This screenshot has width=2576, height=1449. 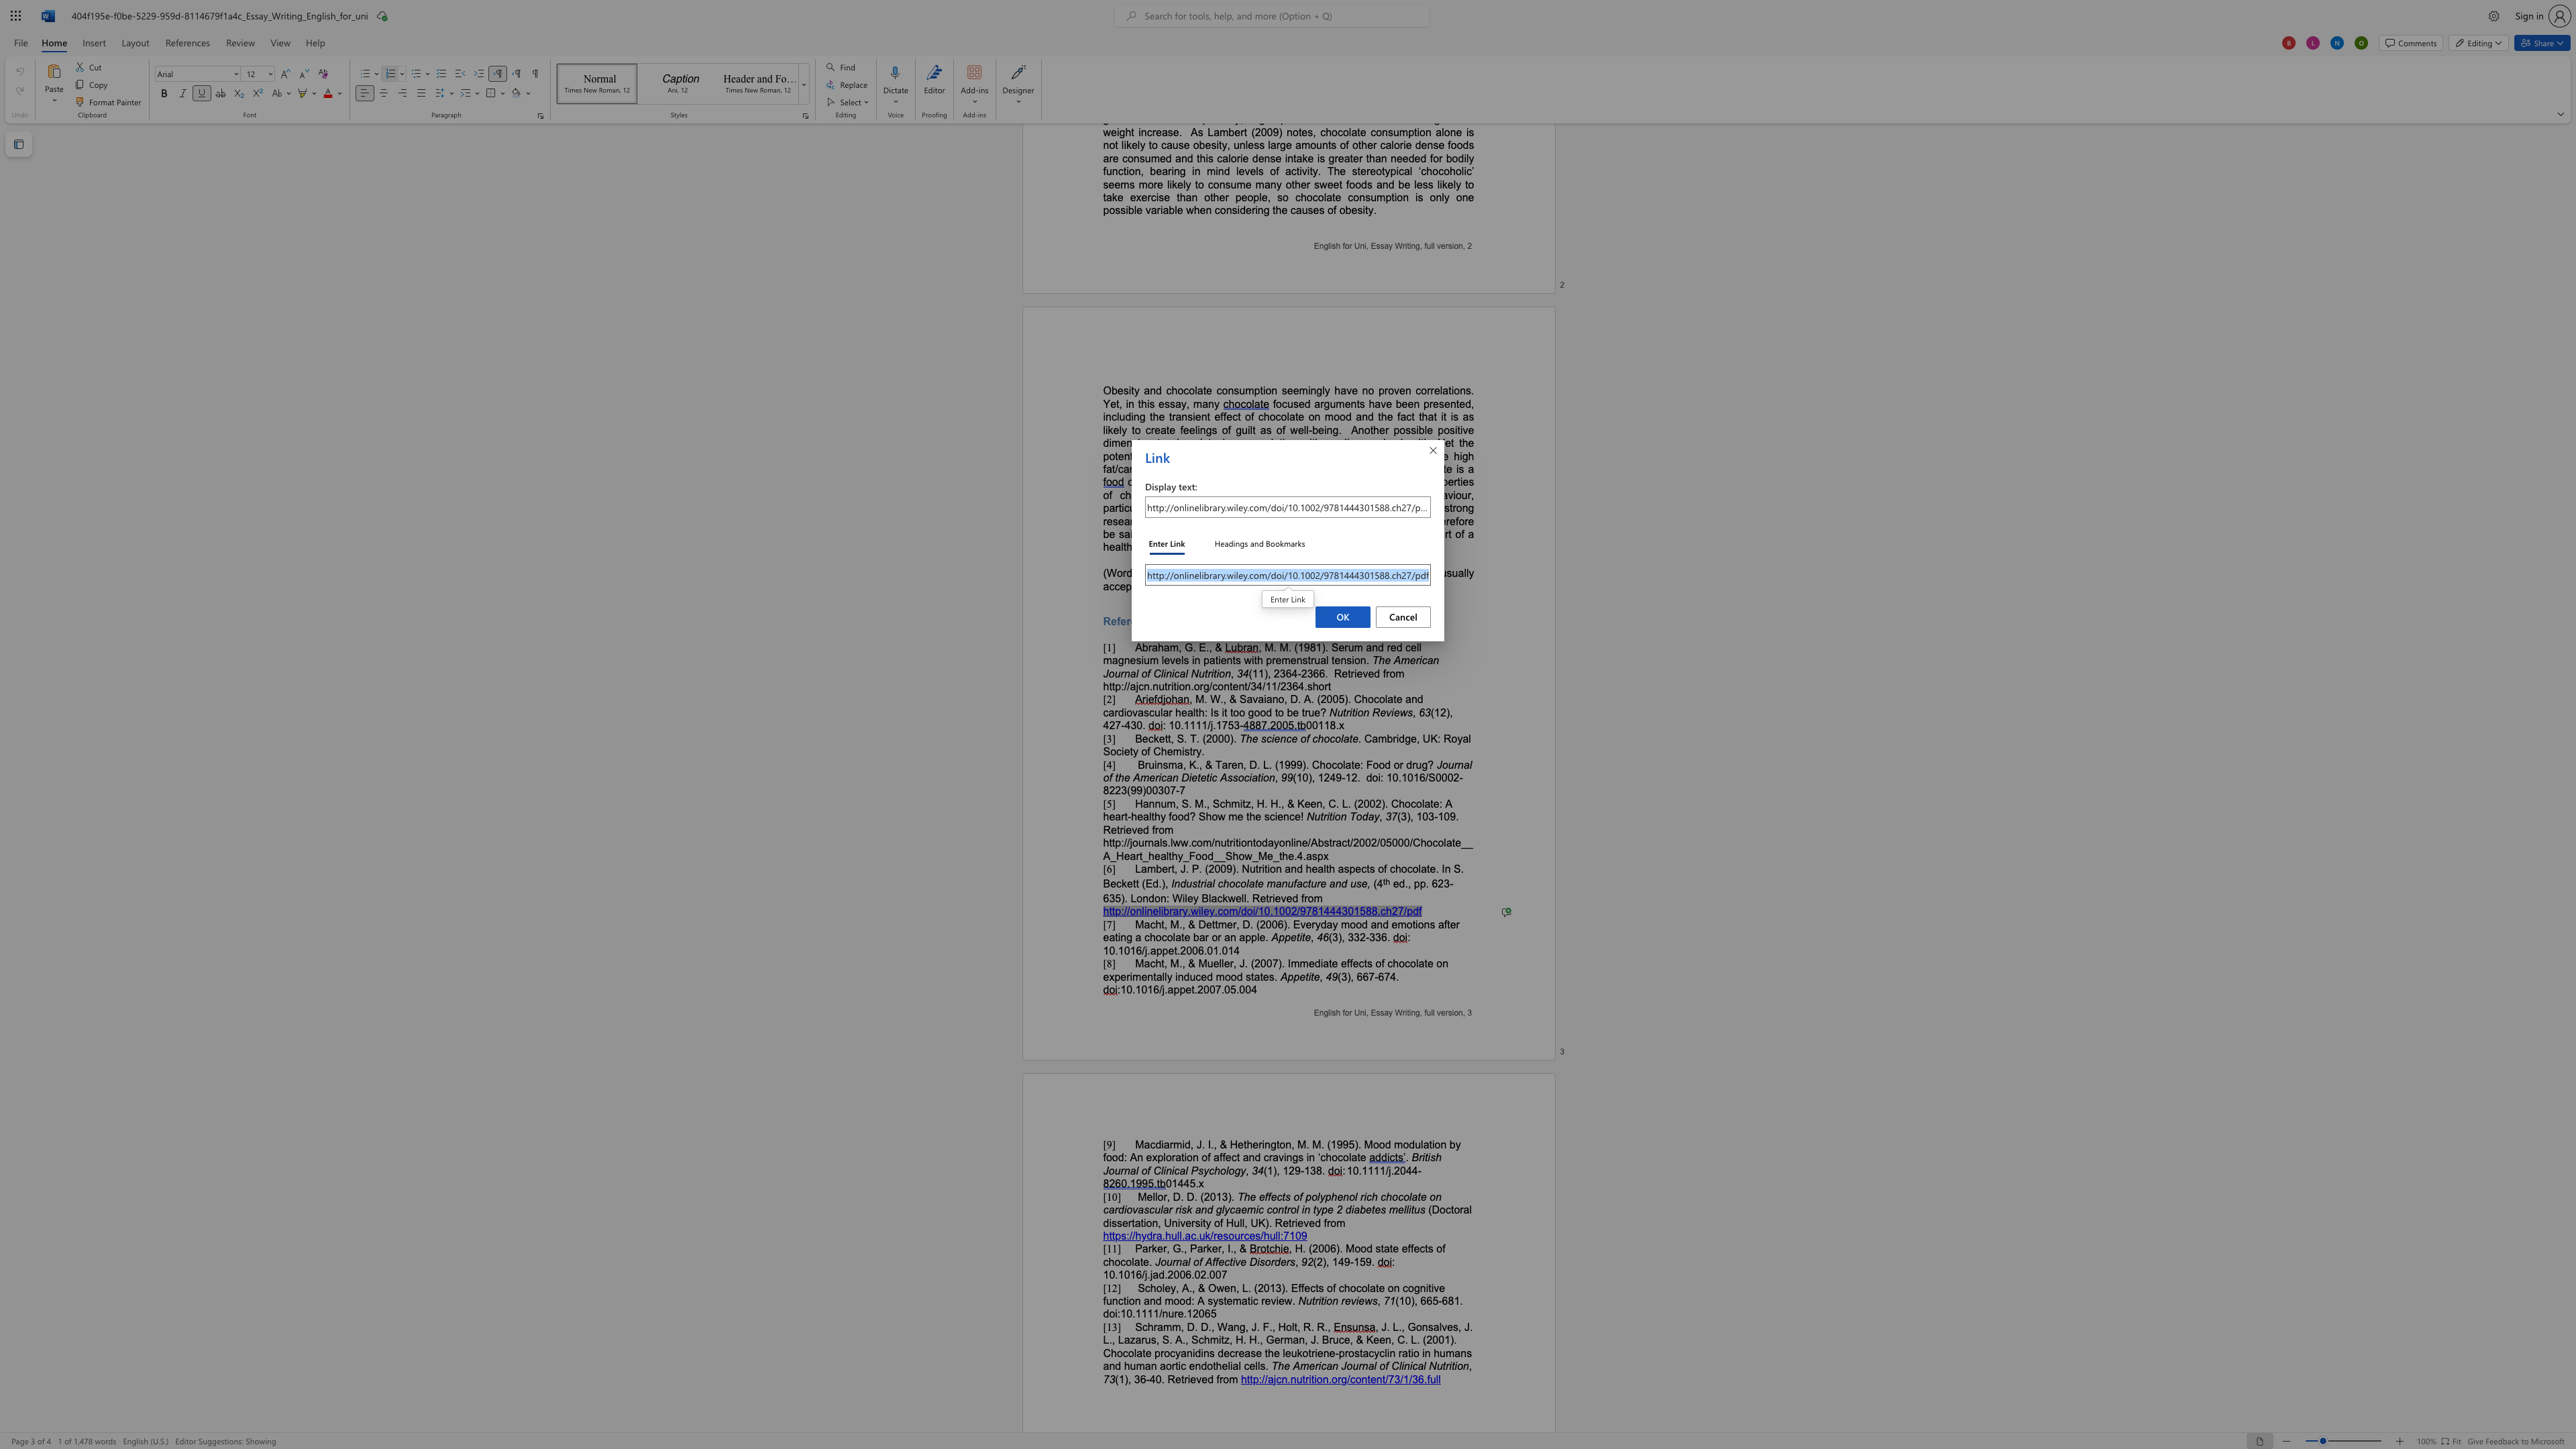 I want to click on the 1th character ":" in the text, so click(x=1258, y=1378).